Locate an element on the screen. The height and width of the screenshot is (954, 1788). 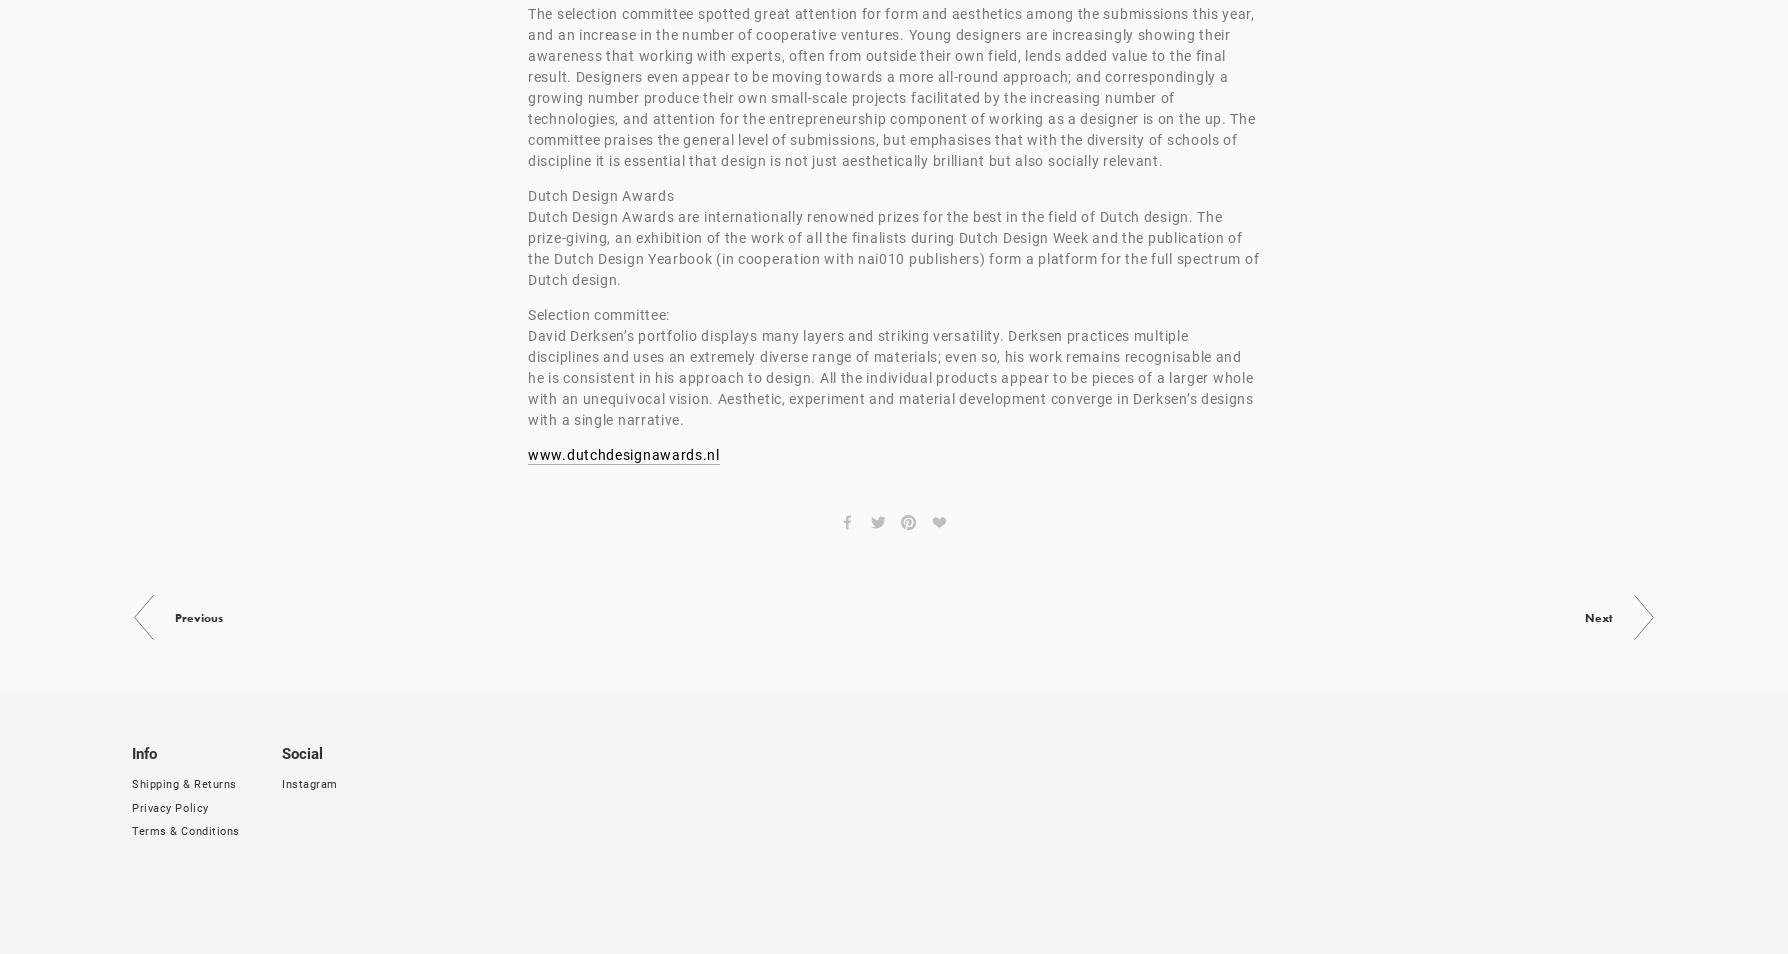
'Previous' is located at coordinates (199, 617).